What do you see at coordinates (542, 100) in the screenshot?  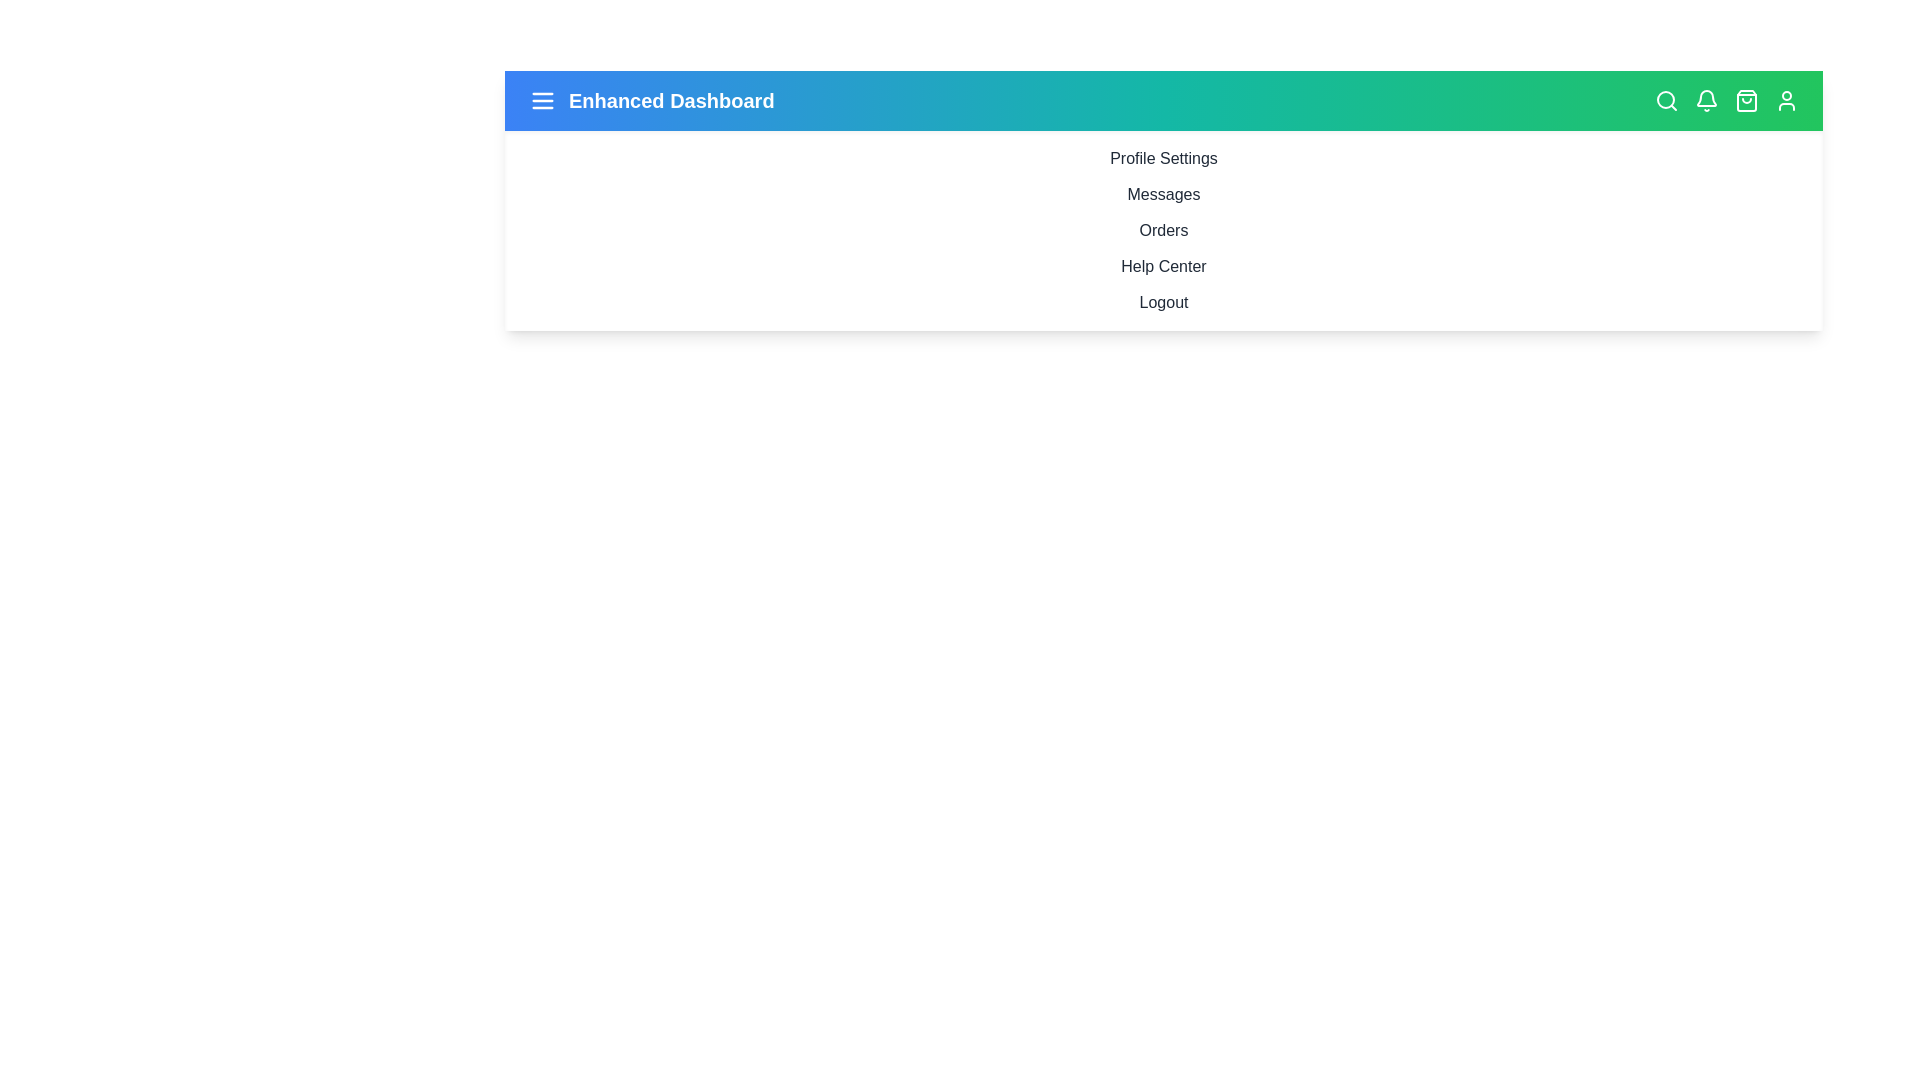 I see `the menu icon to toggle the sidebar` at bounding box center [542, 100].